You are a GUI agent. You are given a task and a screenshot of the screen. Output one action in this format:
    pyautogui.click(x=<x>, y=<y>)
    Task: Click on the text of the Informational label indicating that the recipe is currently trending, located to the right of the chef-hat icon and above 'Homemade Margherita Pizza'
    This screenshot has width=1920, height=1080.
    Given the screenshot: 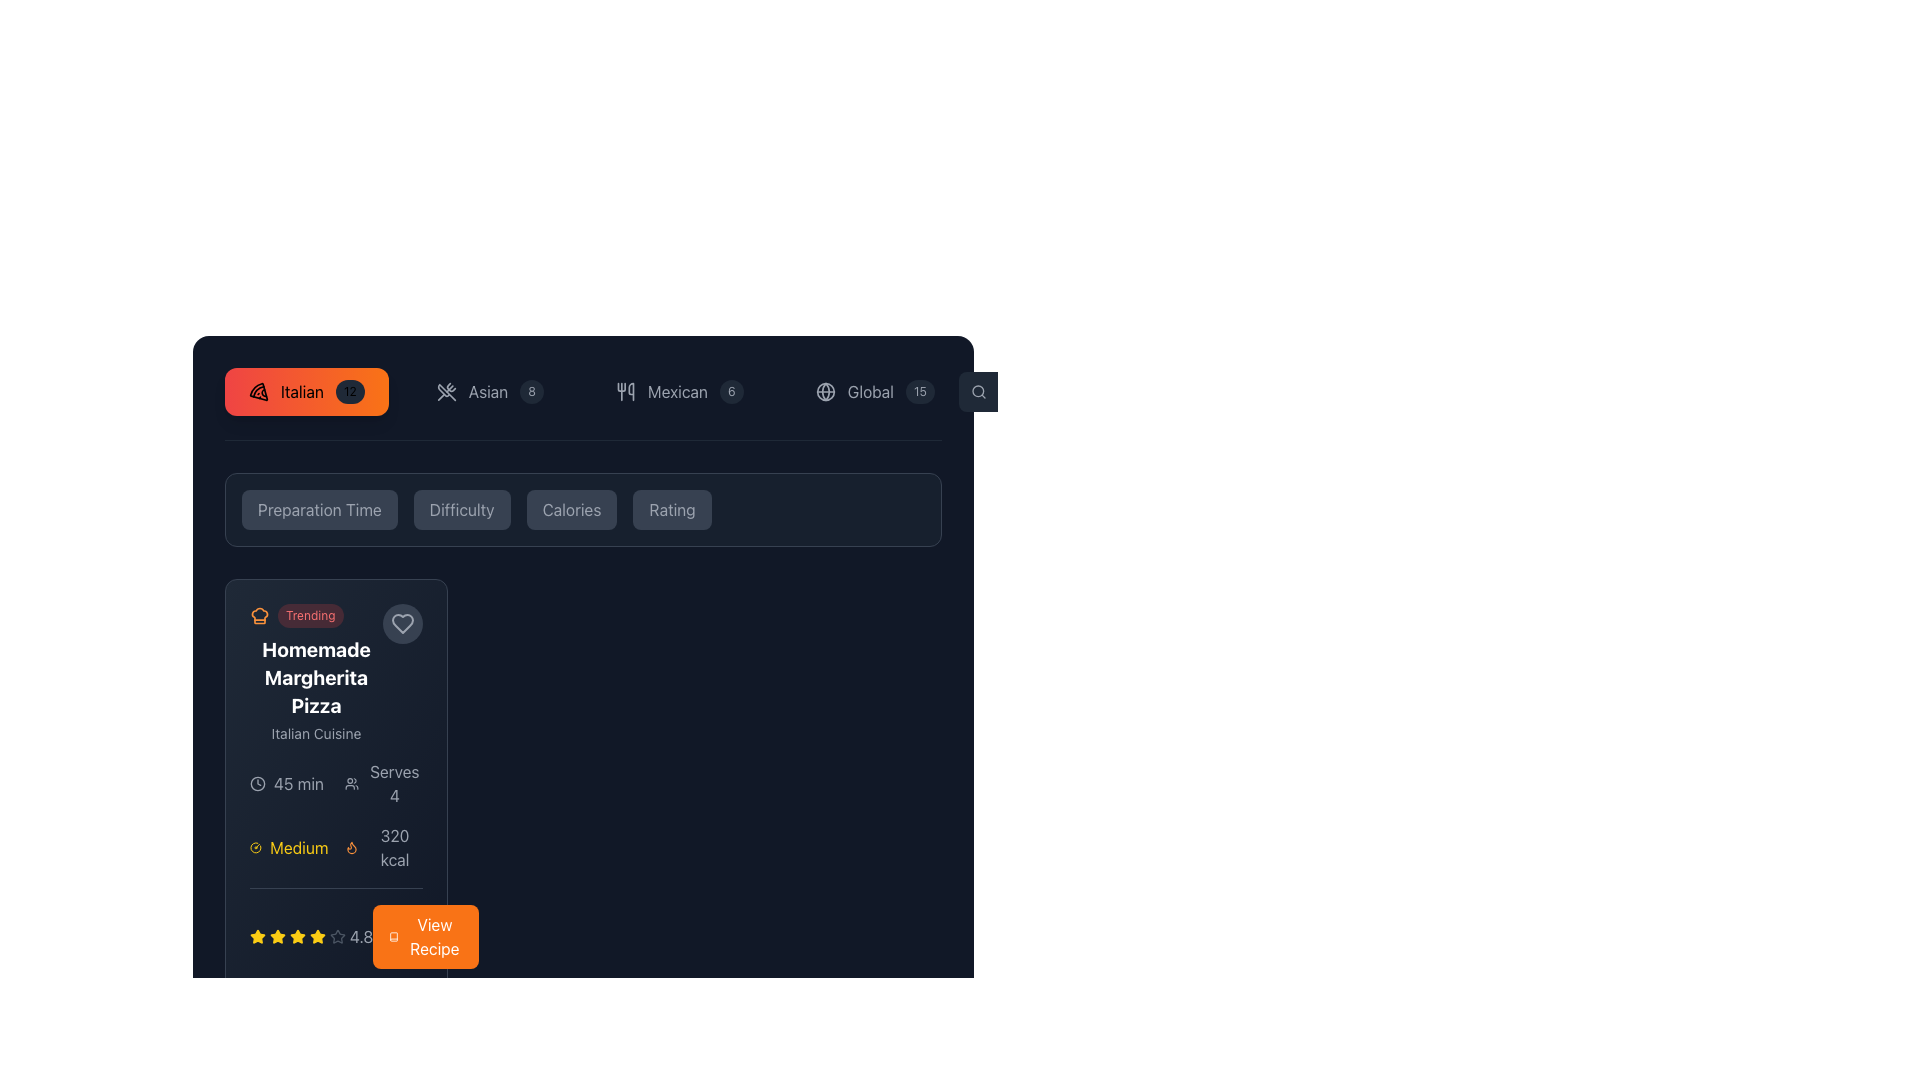 What is the action you would take?
    pyautogui.click(x=309, y=615)
    